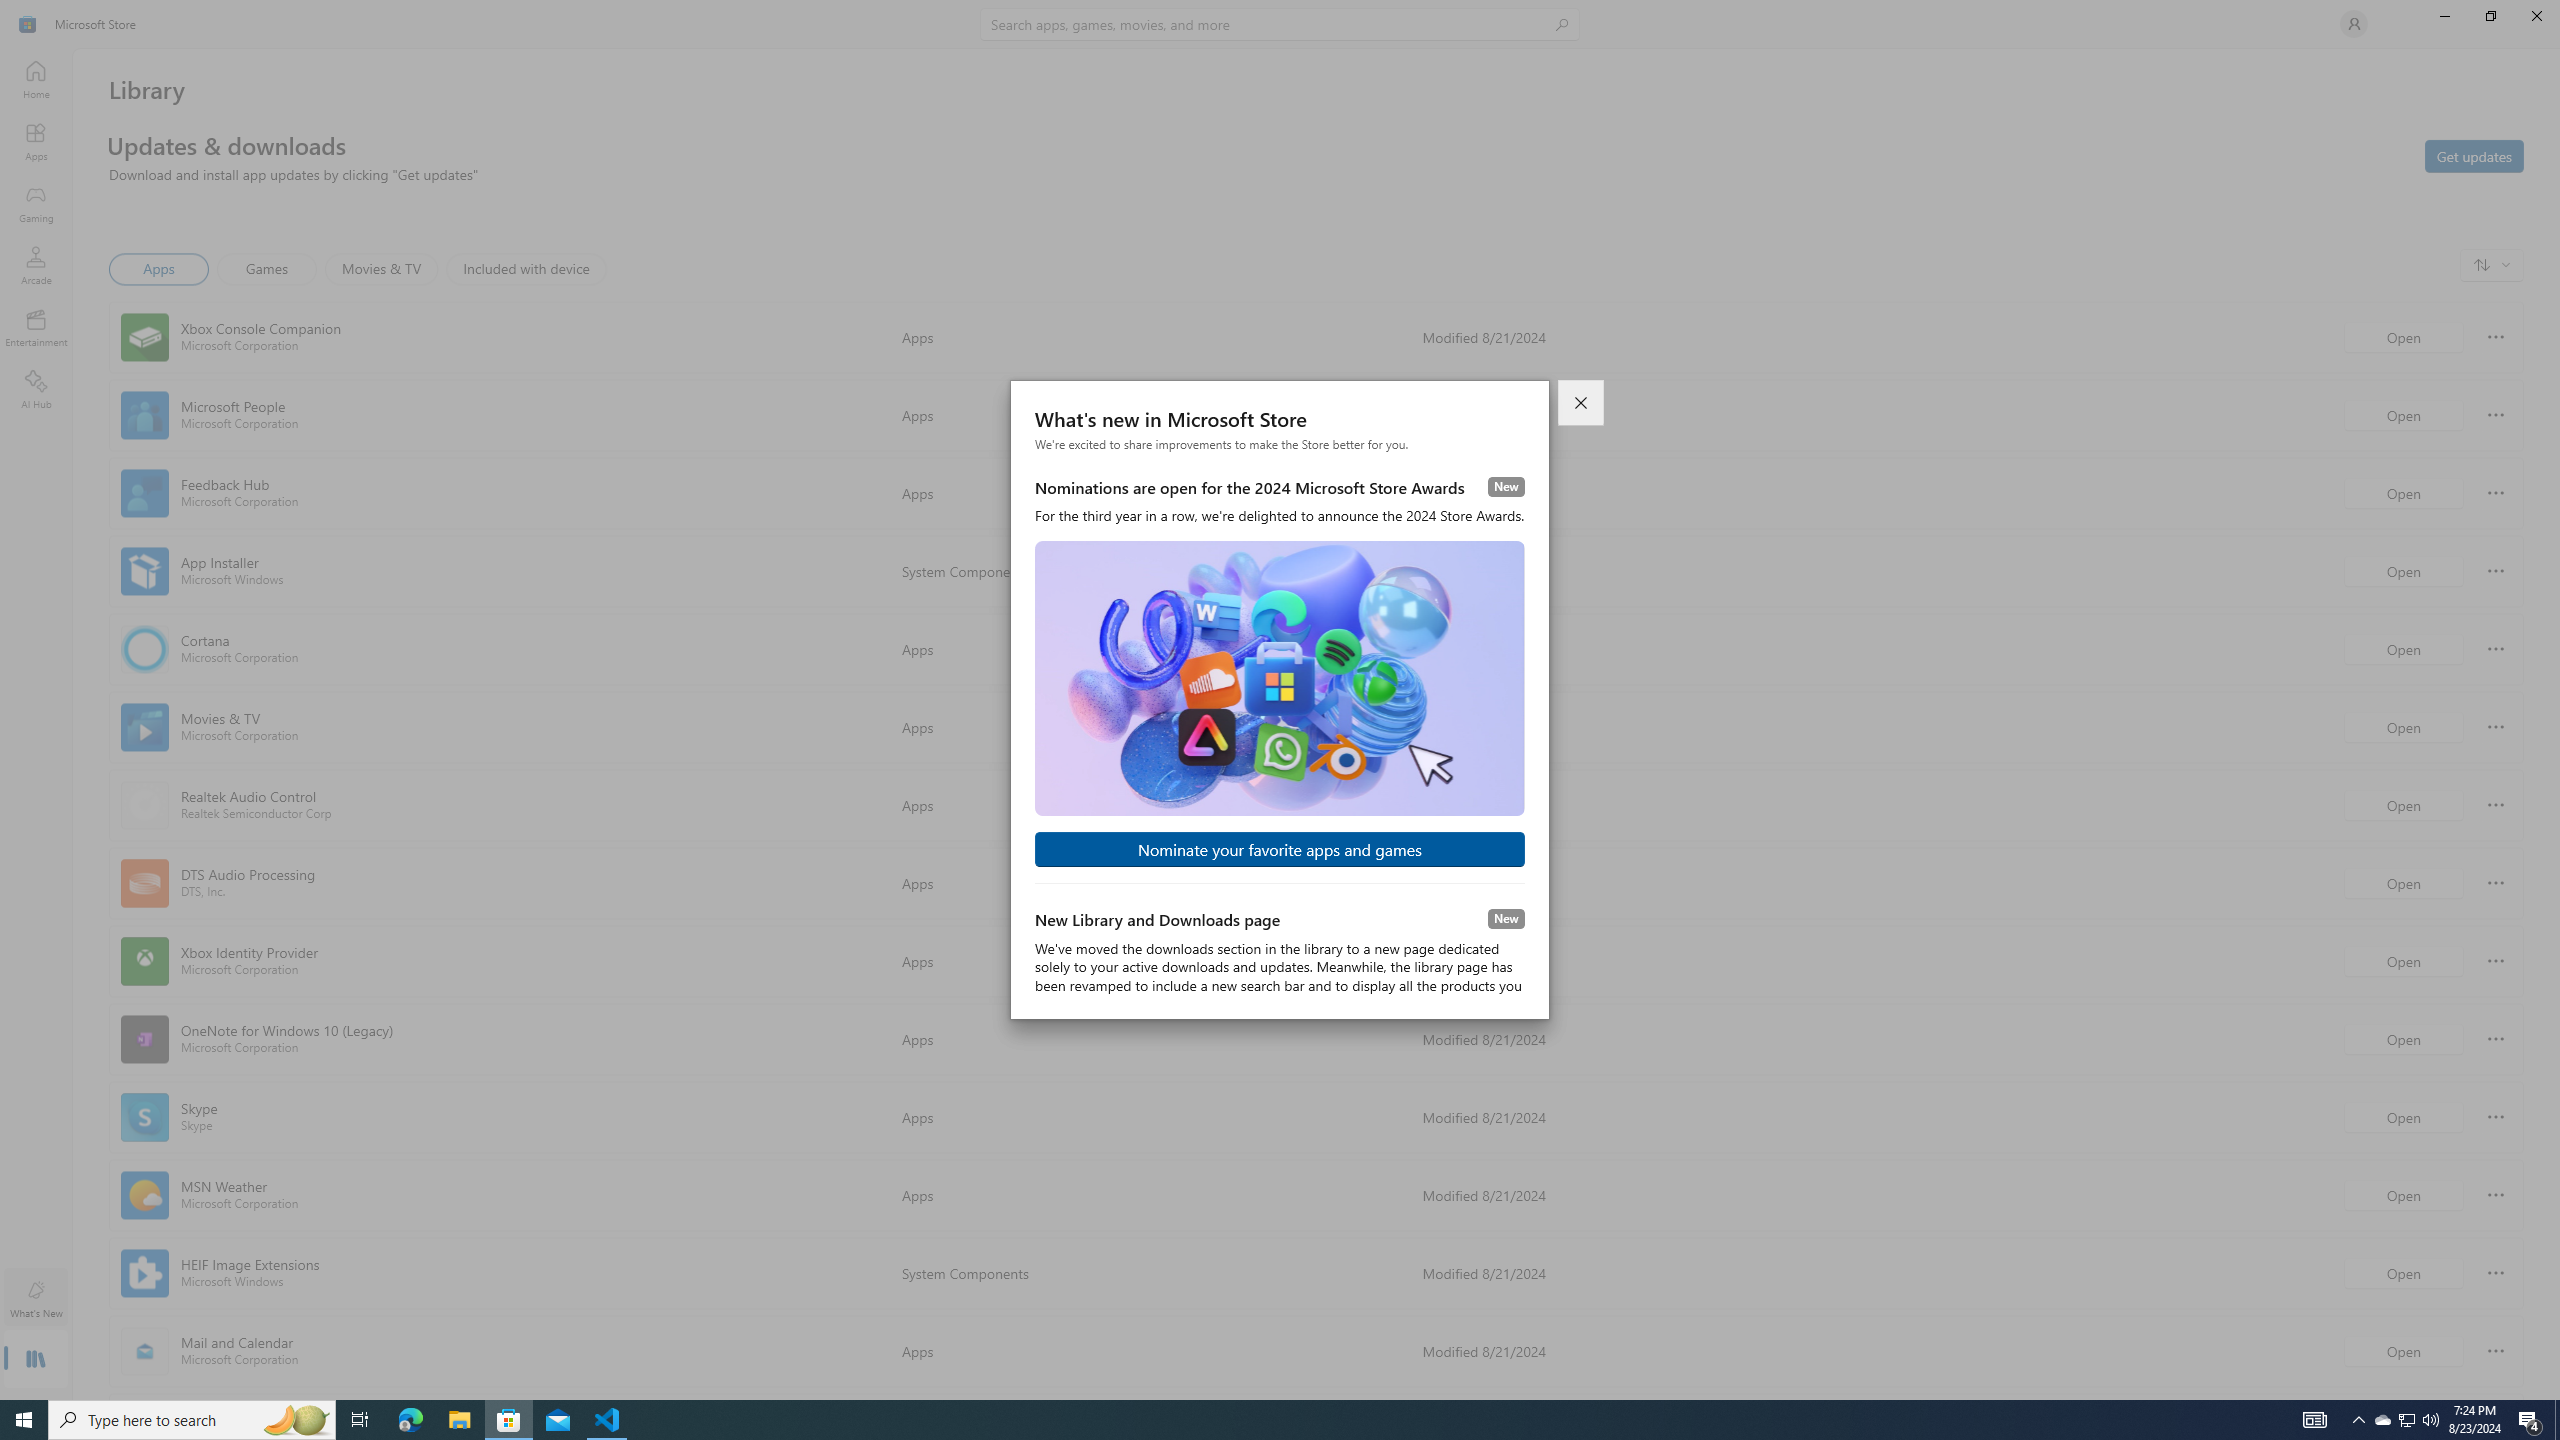 Image resolution: width=2560 pixels, height=1440 pixels. What do you see at coordinates (2491, 264) in the screenshot?
I see `'Sort and filter'` at bounding box center [2491, 264].